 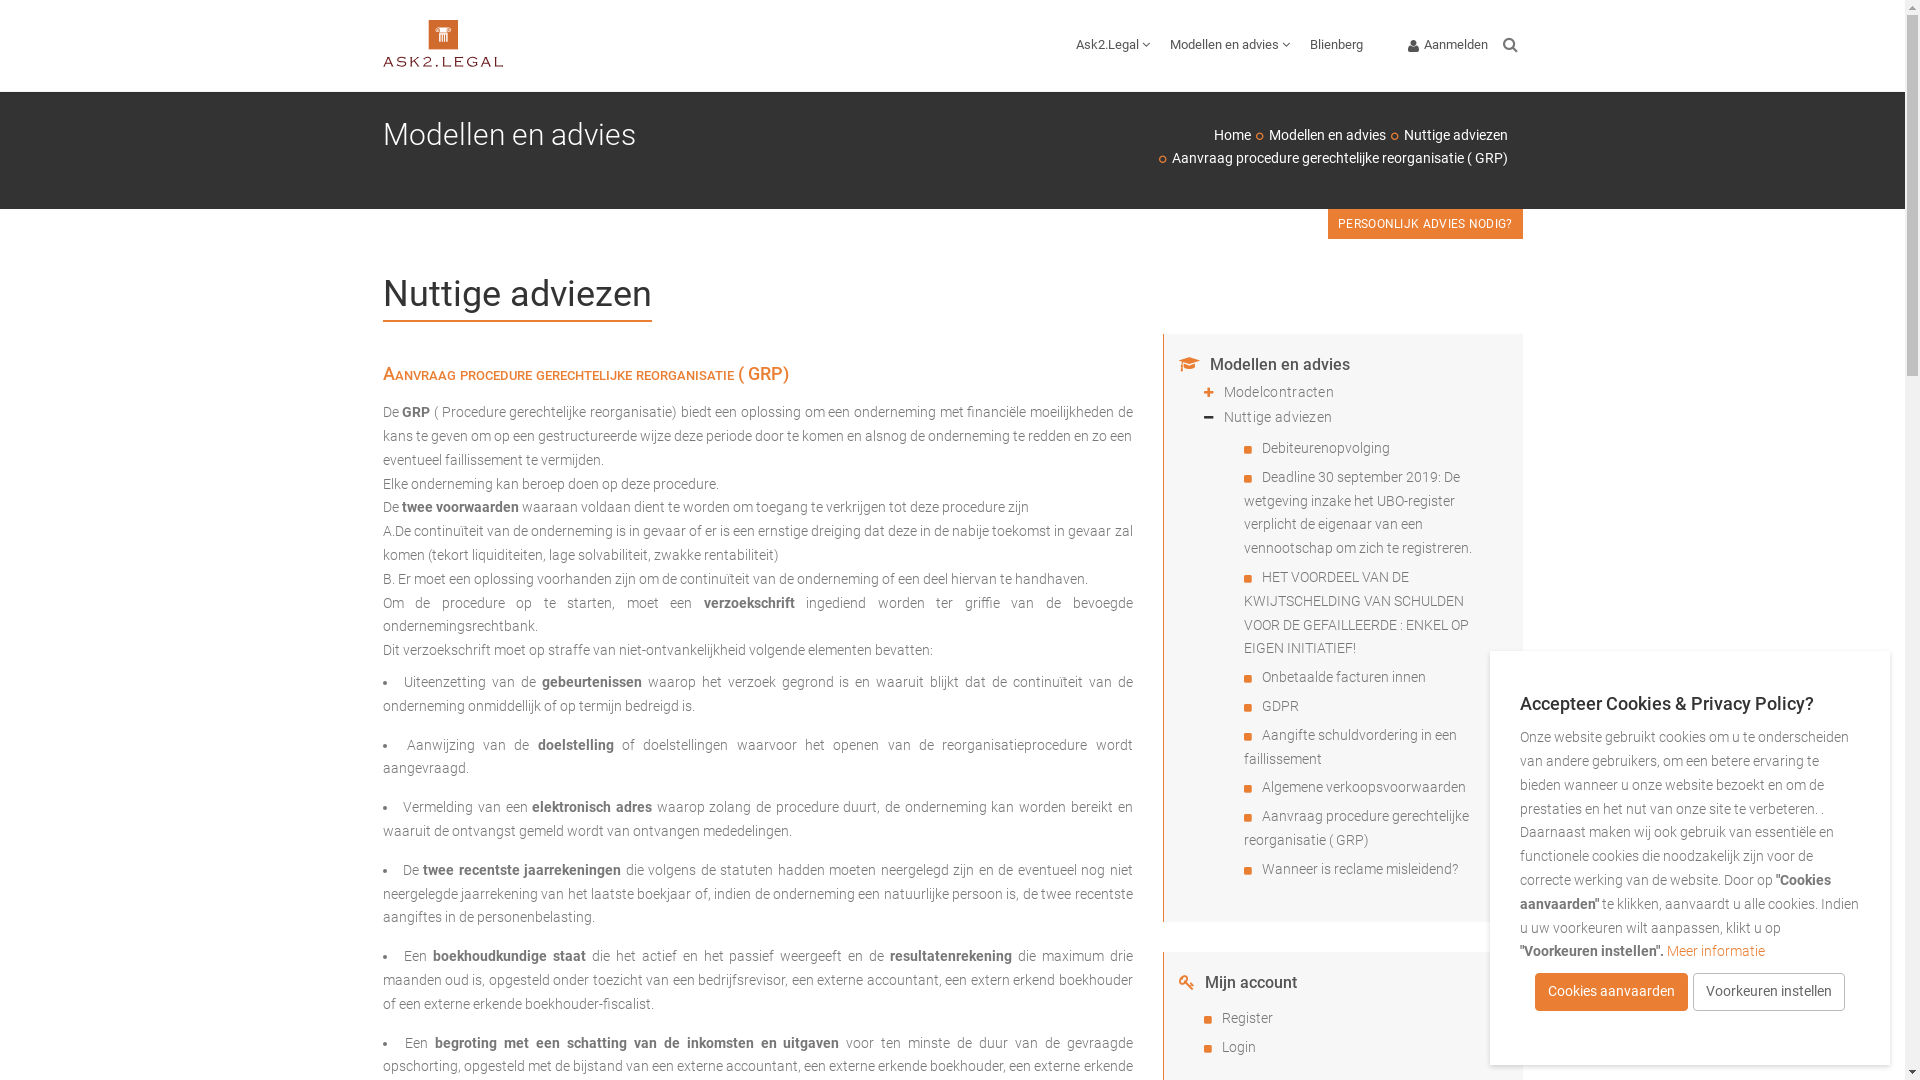 I want to click on 'Aanmelden', so click(x=1448, y=45).